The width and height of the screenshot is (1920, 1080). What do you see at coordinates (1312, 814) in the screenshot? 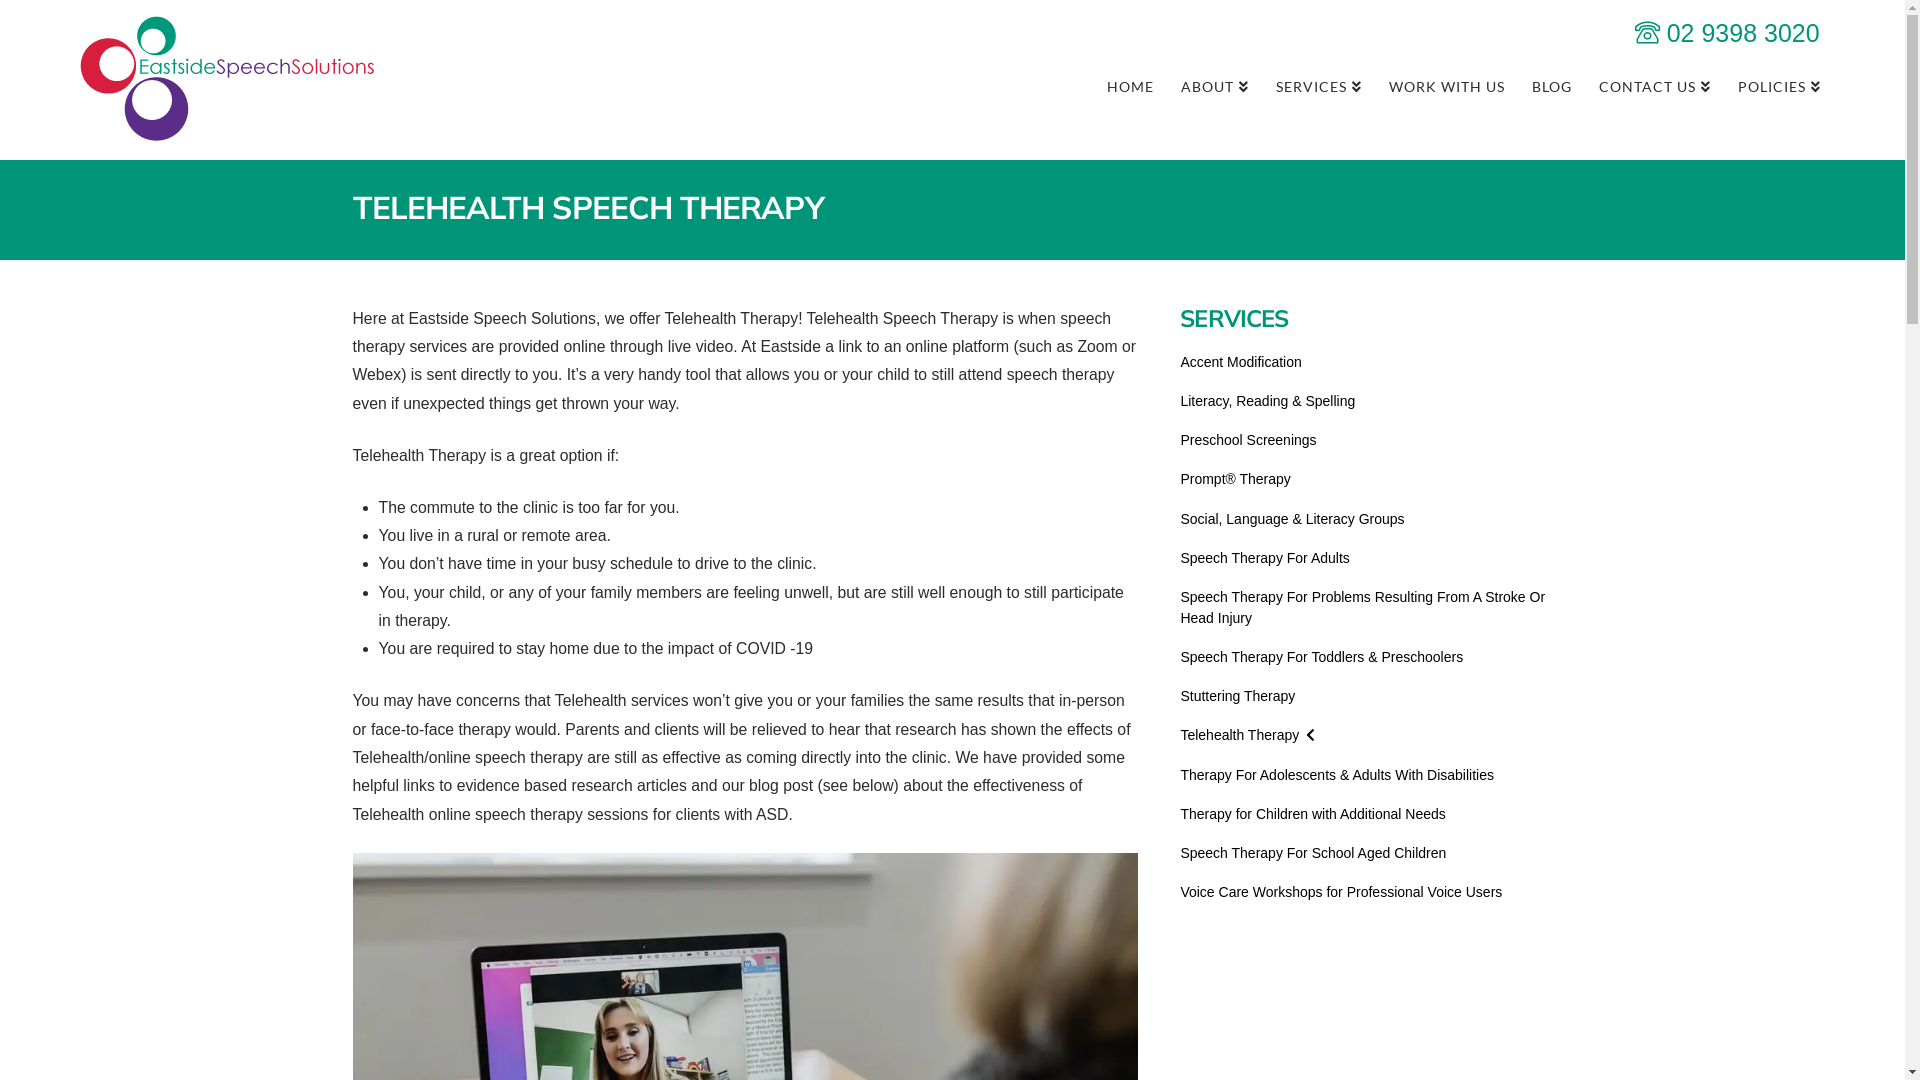
I see `'Therapy for Children with Additional Needs'` at bounding box center [1312, 814].